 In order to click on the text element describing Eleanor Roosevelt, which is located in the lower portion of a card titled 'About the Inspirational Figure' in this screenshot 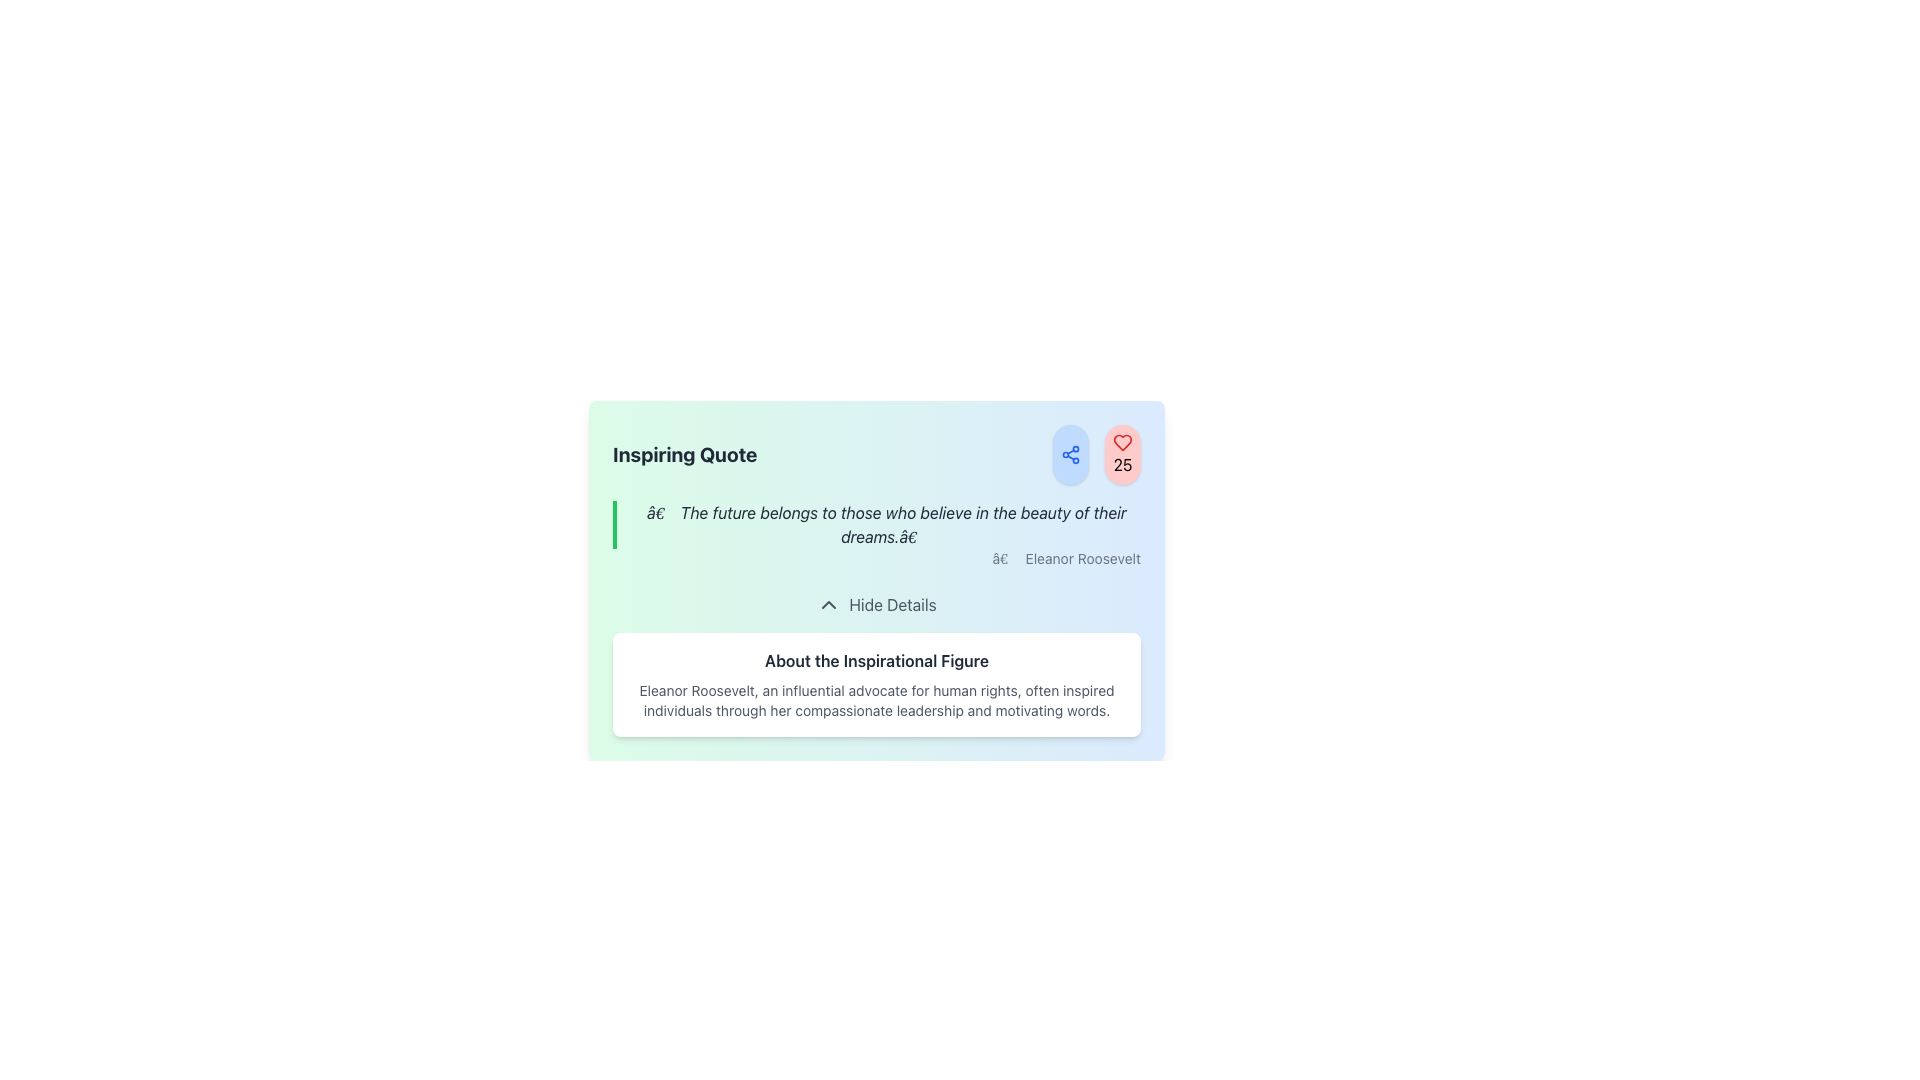, I will do `click(877, 700)`.